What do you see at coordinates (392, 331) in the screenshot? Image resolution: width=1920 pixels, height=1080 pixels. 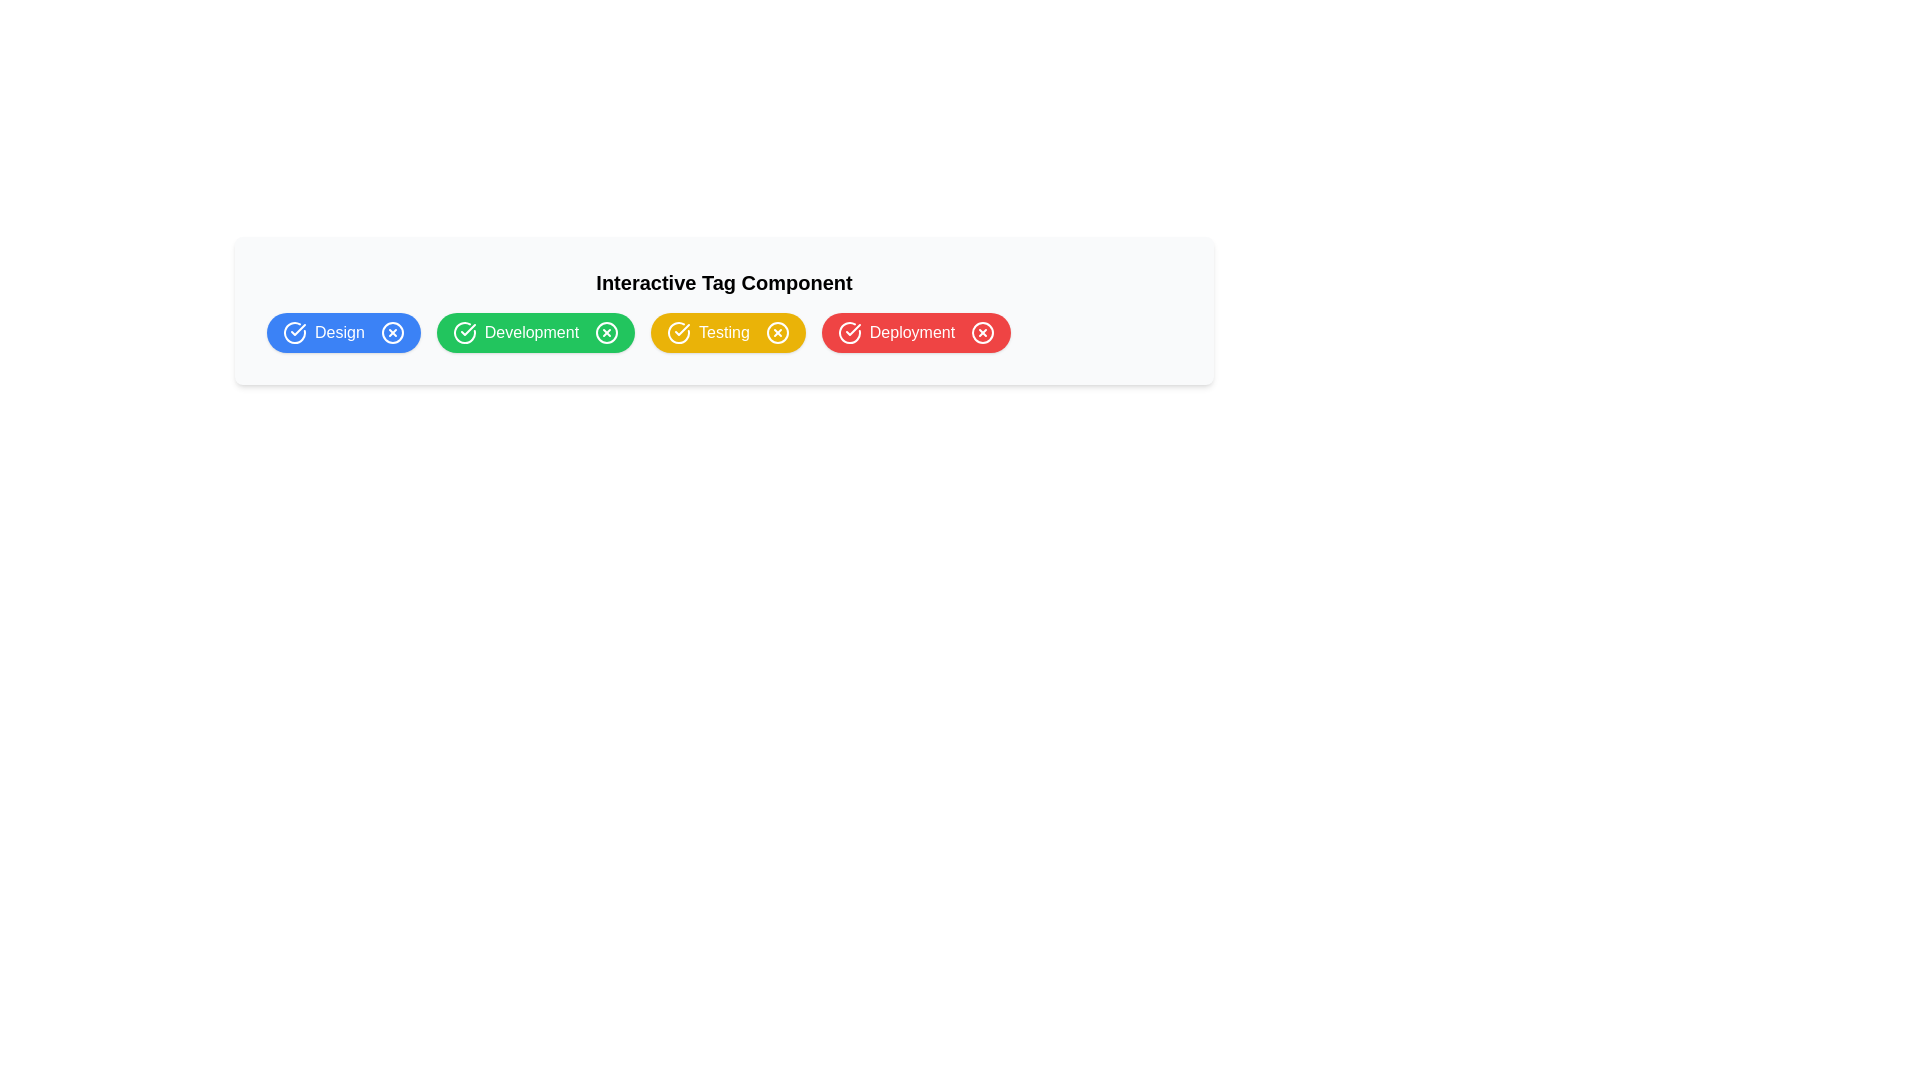 I see `the interactive icon located on the right side of the 'Design' button` at bounding box center [392, 331].